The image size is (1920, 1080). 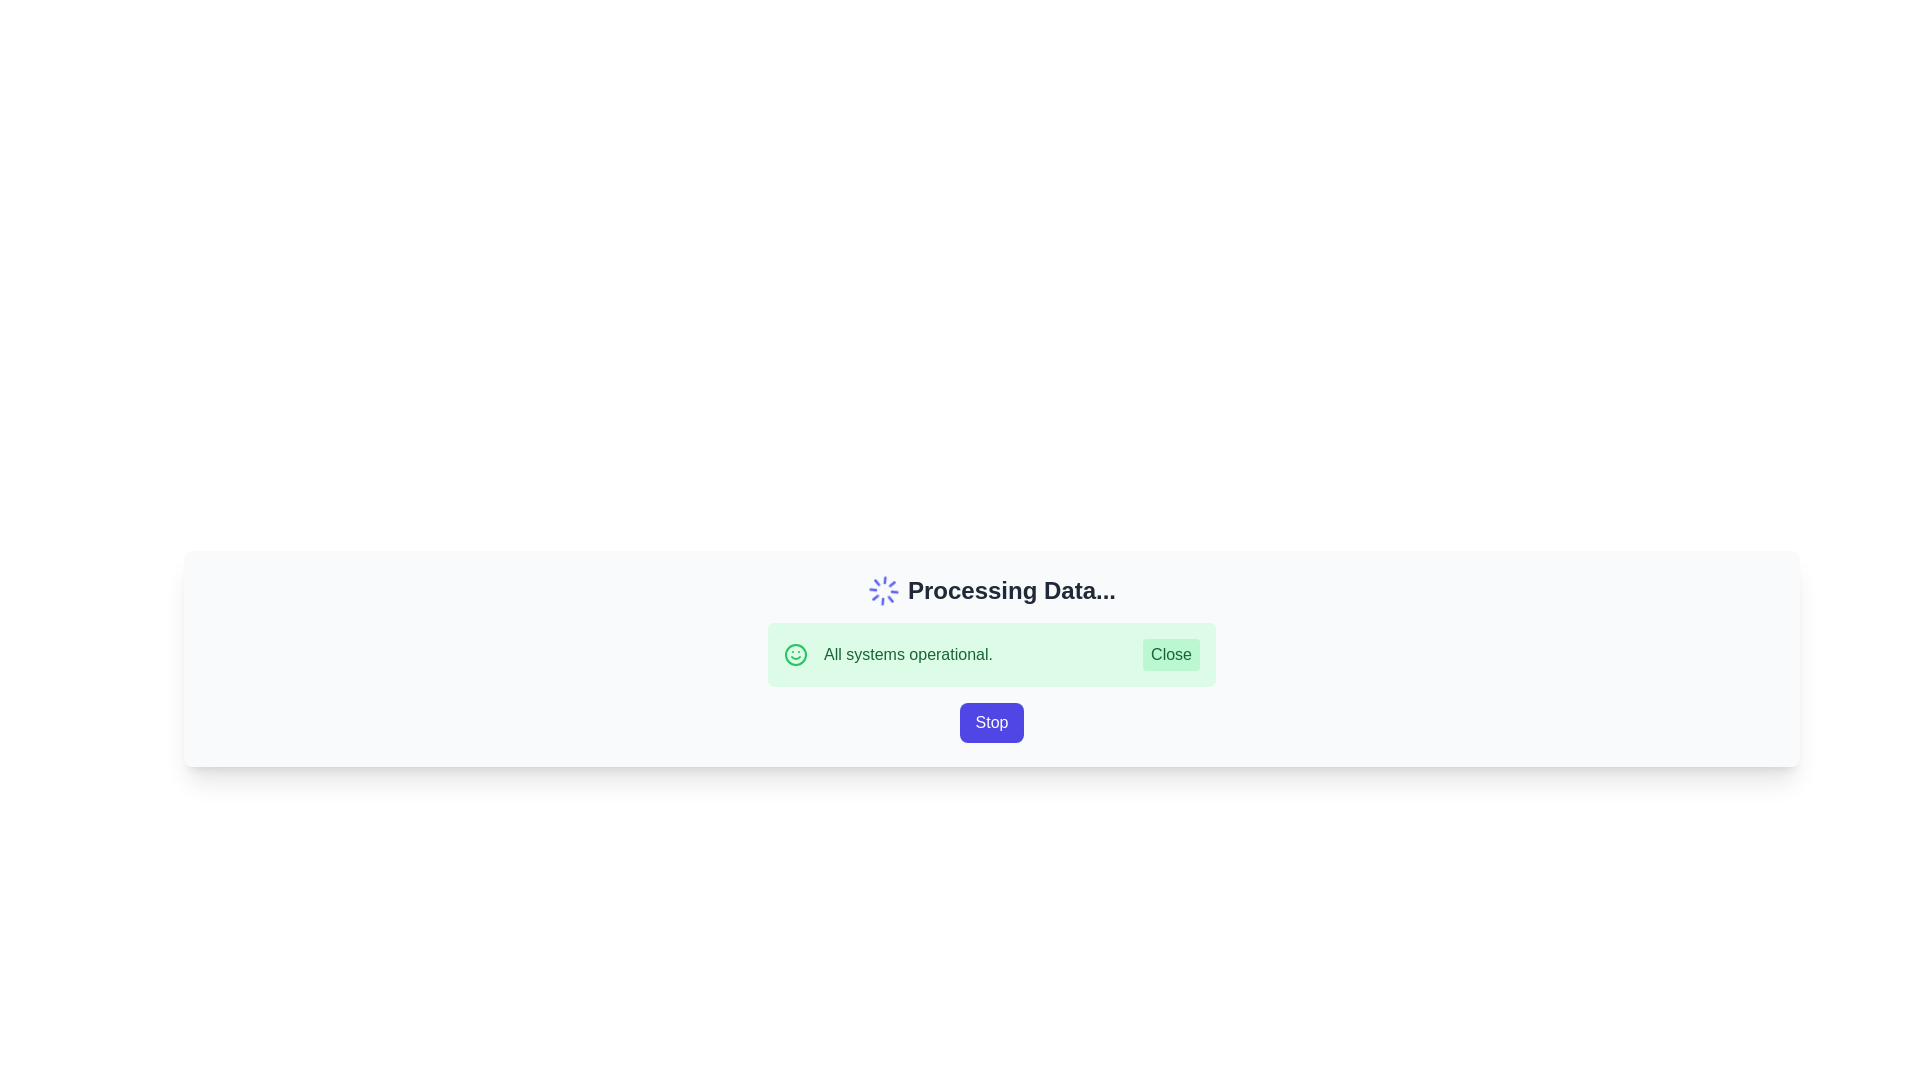 What do you see at coordinates (882, 589) in the screenshot?
I see `the circular spinner loading indicator with radiating lines in blue hue, which is located to the left of the 'Processing Data...' text` at bounding box center [882, 589].